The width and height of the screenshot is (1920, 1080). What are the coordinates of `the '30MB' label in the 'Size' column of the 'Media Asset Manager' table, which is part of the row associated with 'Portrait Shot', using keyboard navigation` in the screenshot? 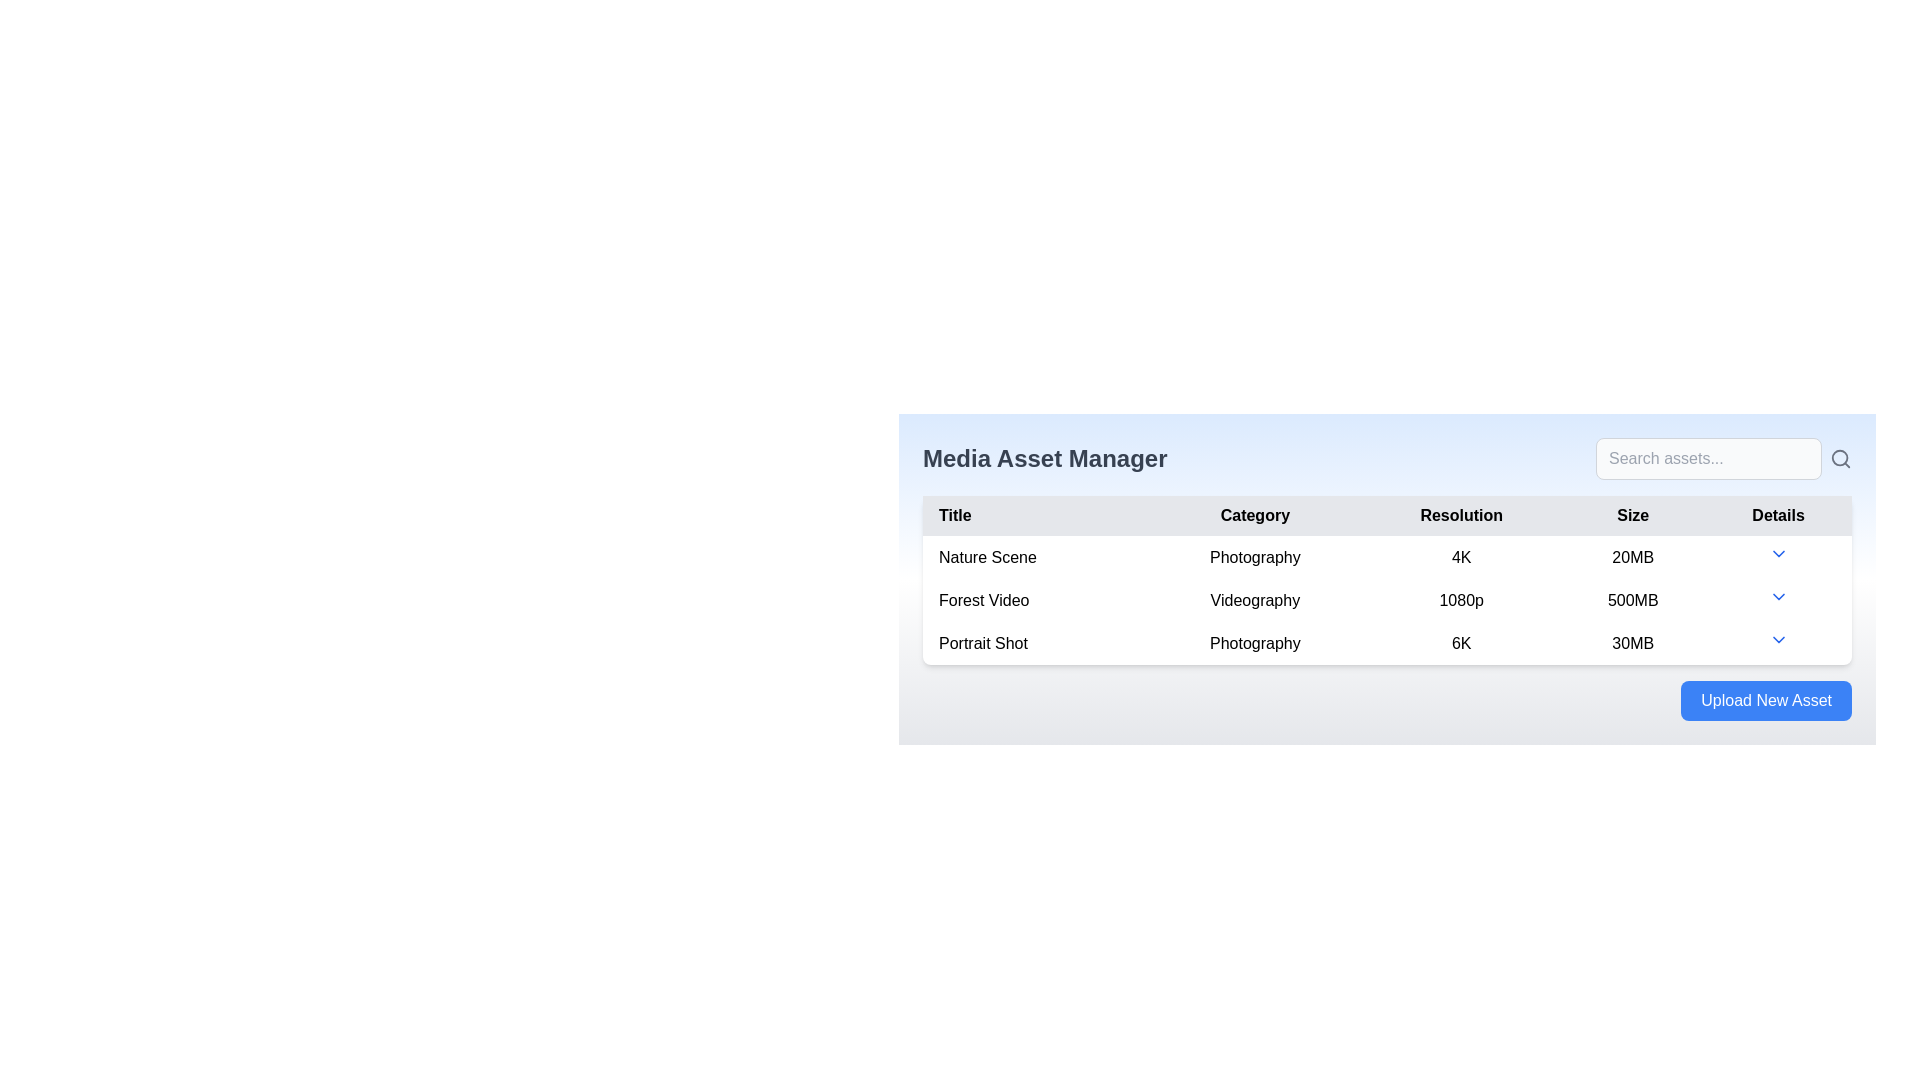 It's located at (1633, 643).